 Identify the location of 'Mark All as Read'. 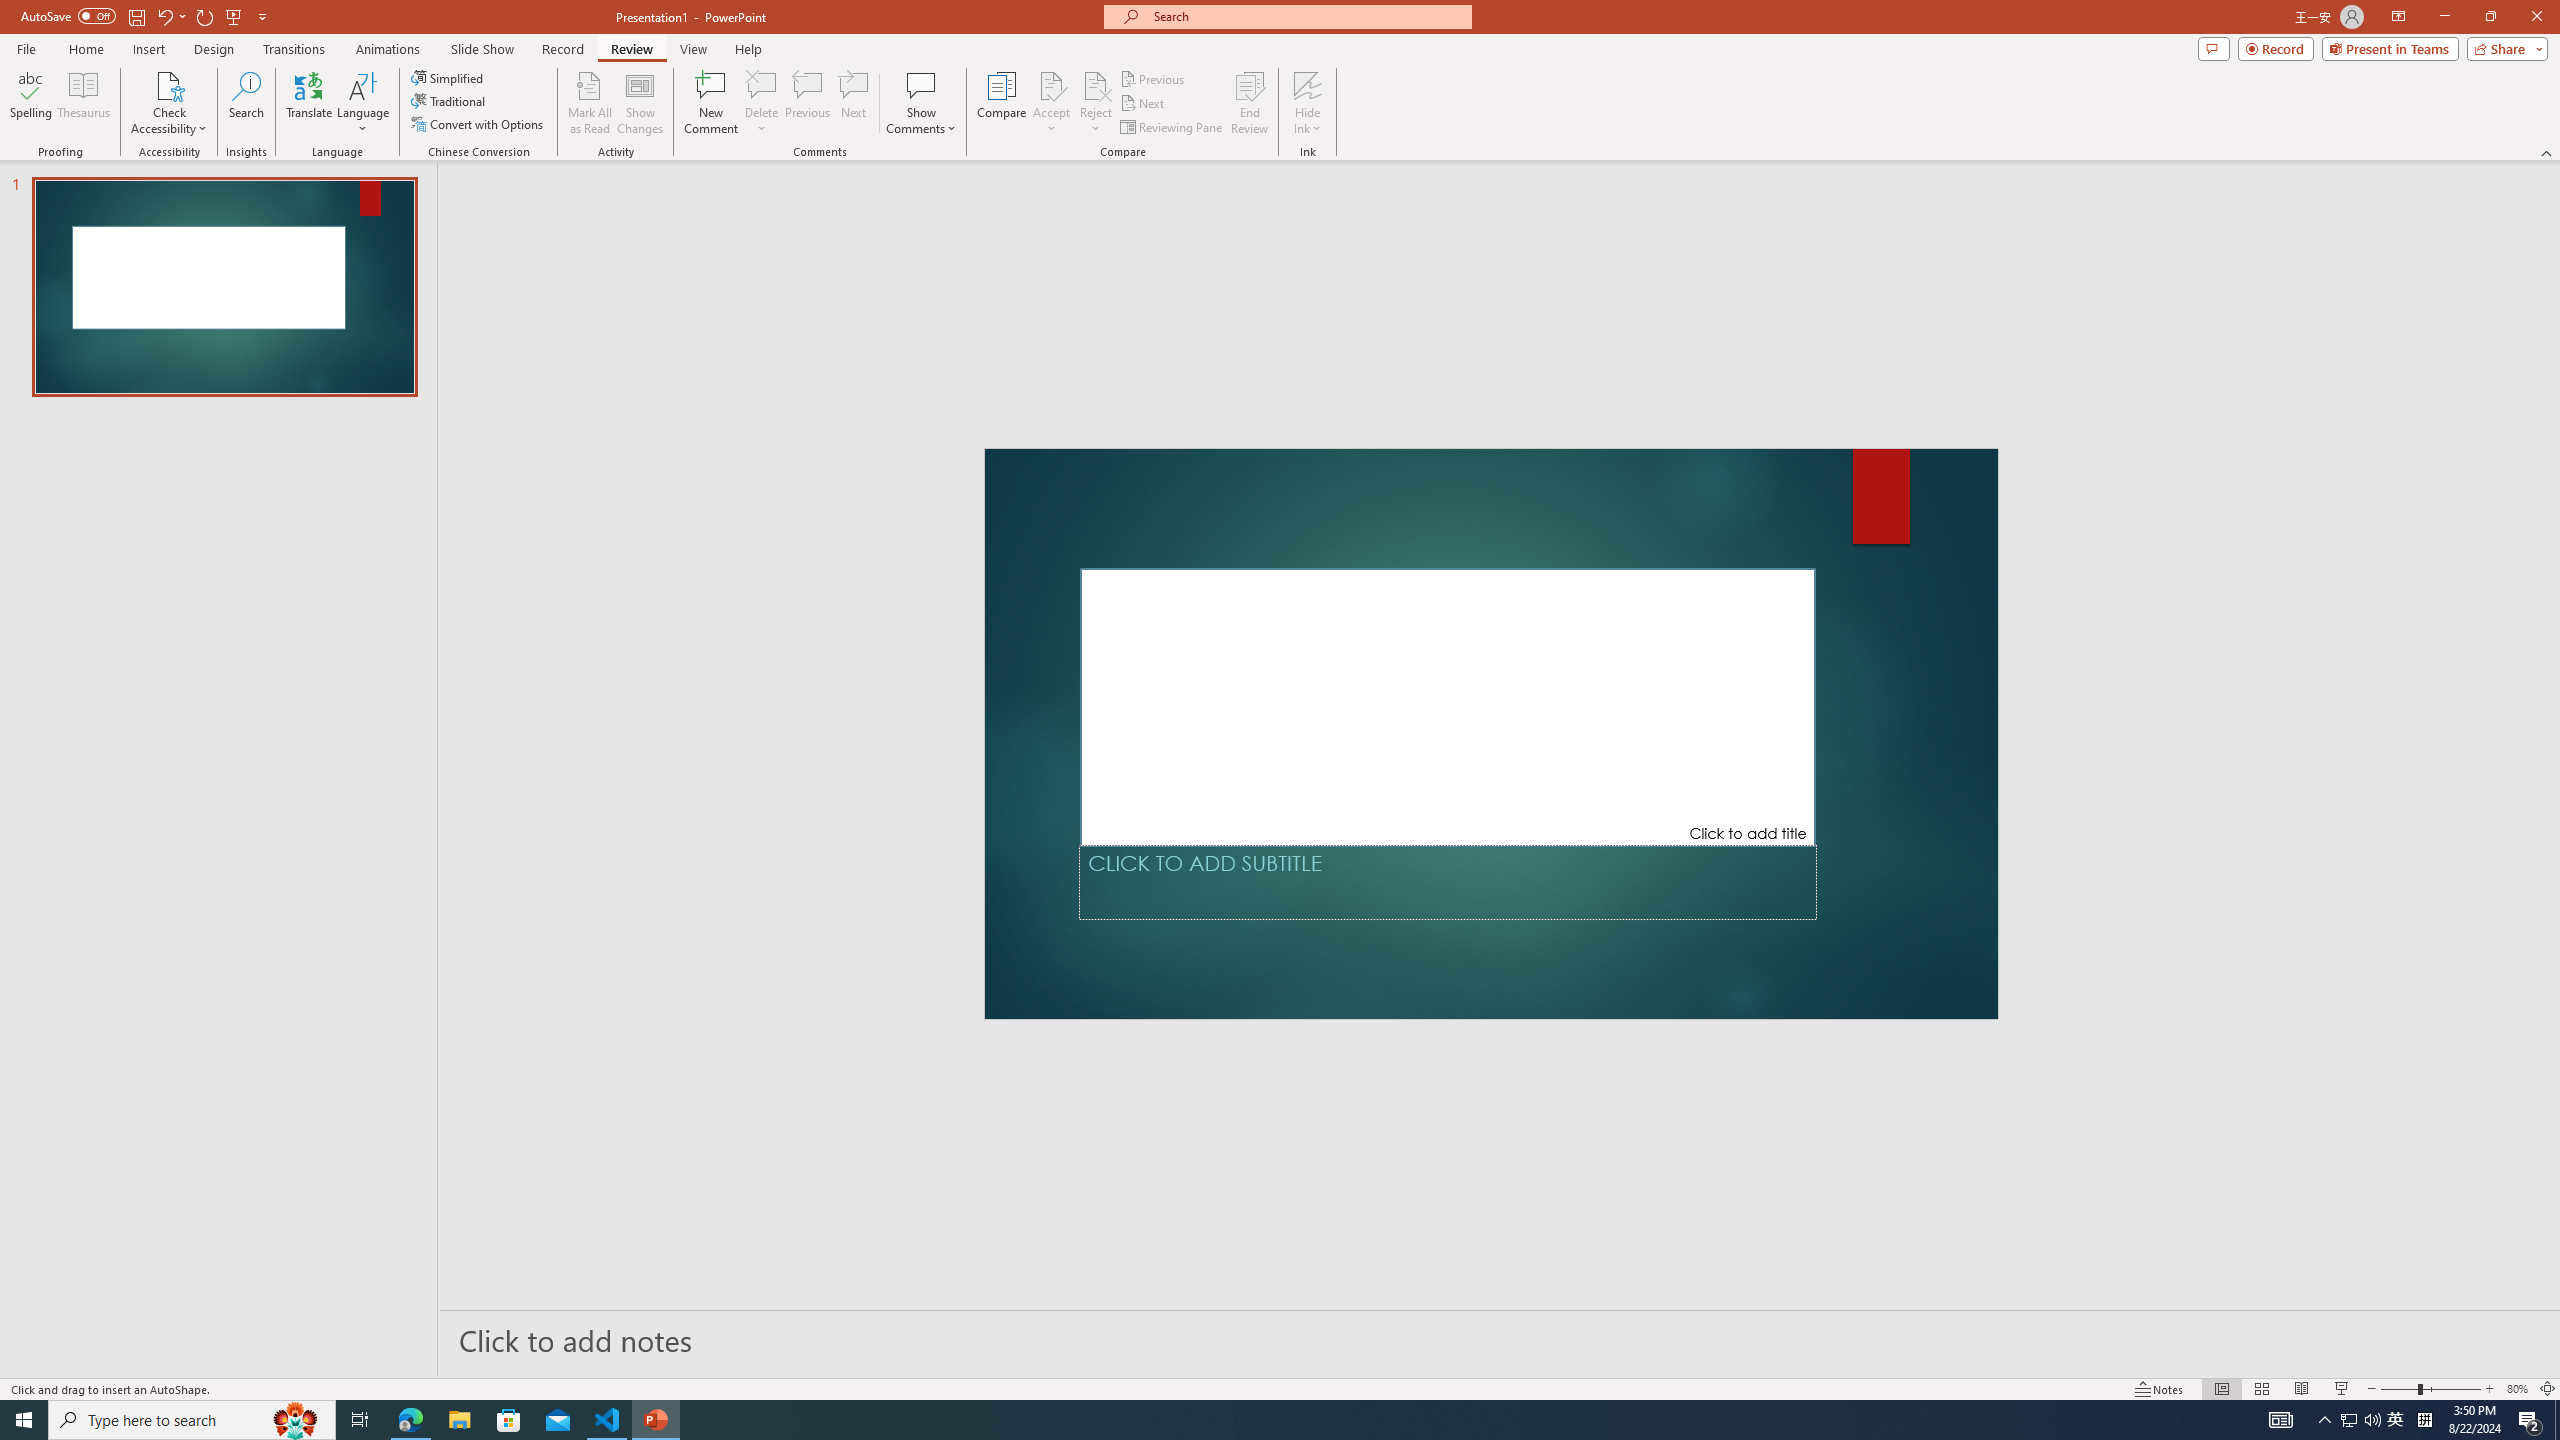
(590, 103).